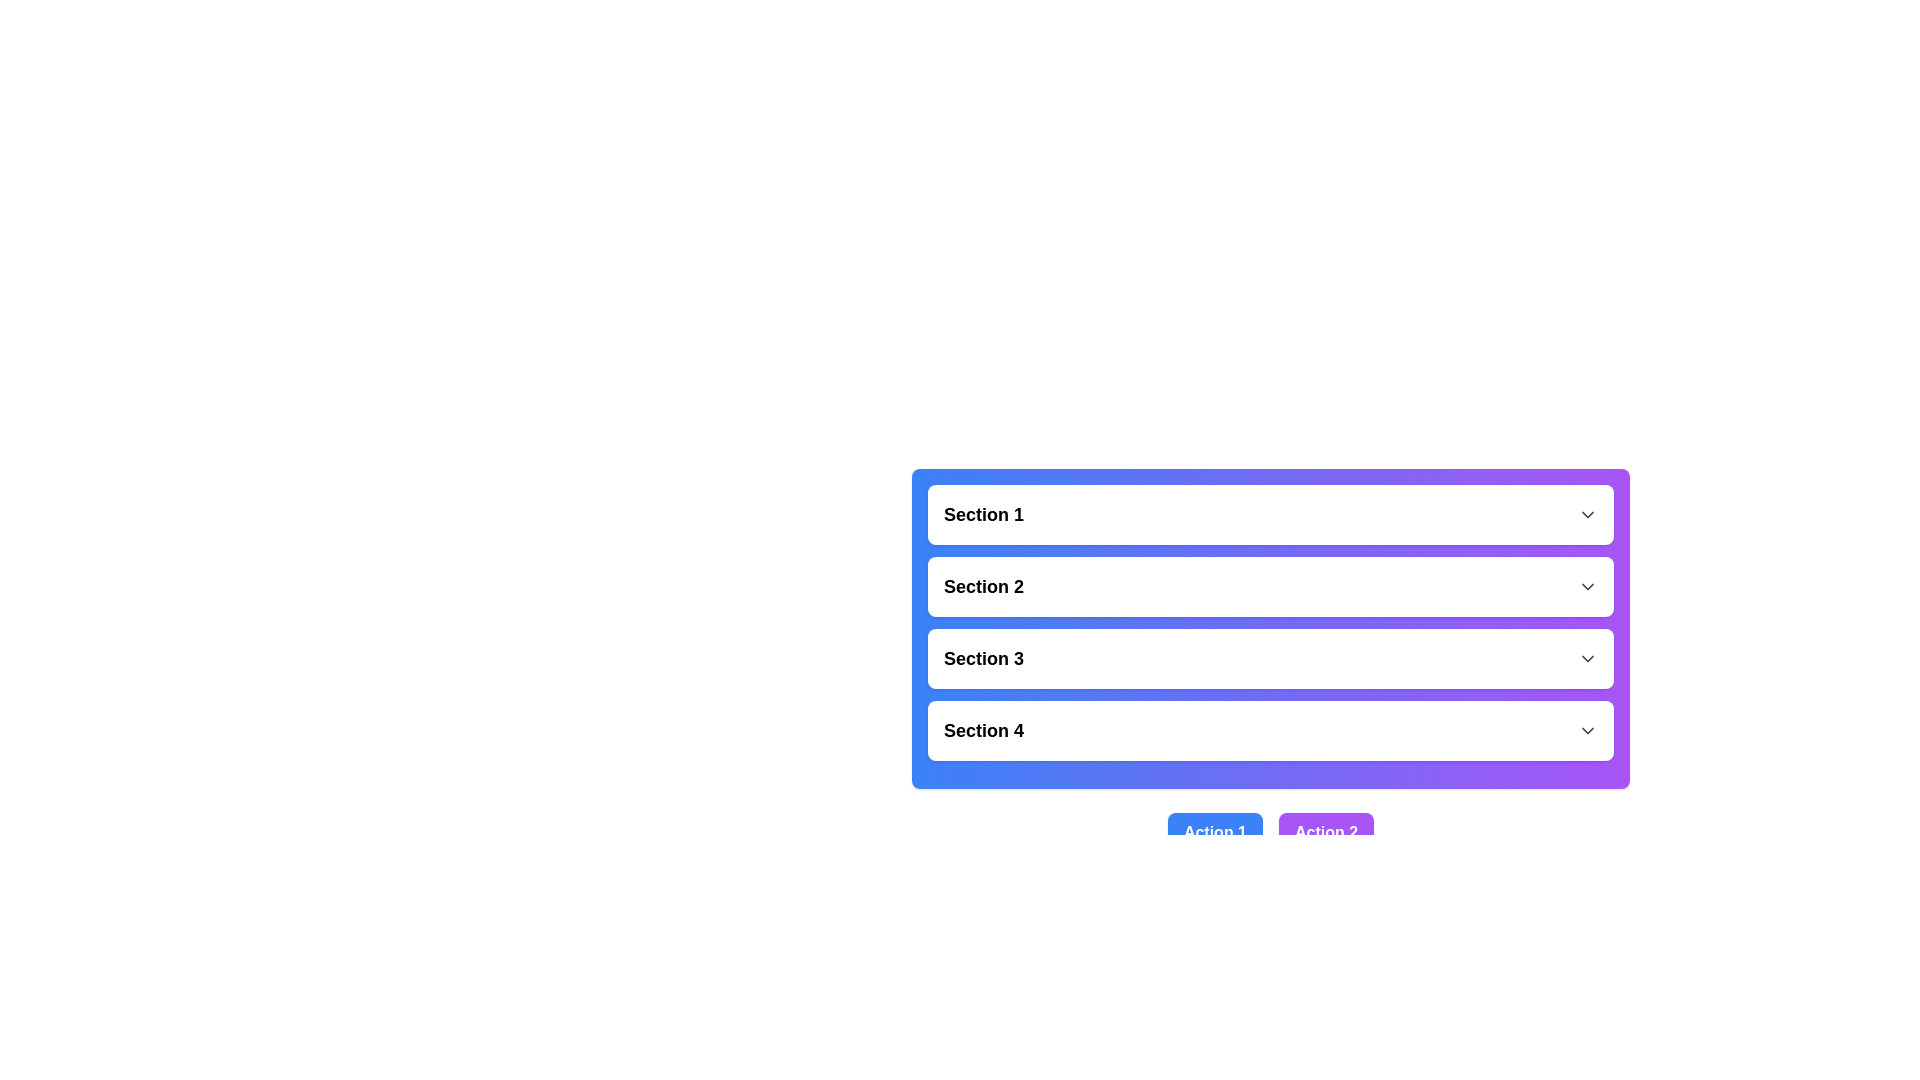 This screenshot has width=1920, height=1080. Describe the element at coordinates (983, 659) in the screenshot. I see `the label that identifies the section, which is located third from the top in a vertically stacked list, positioned left of a downward-pointing arrow icon` at that location.